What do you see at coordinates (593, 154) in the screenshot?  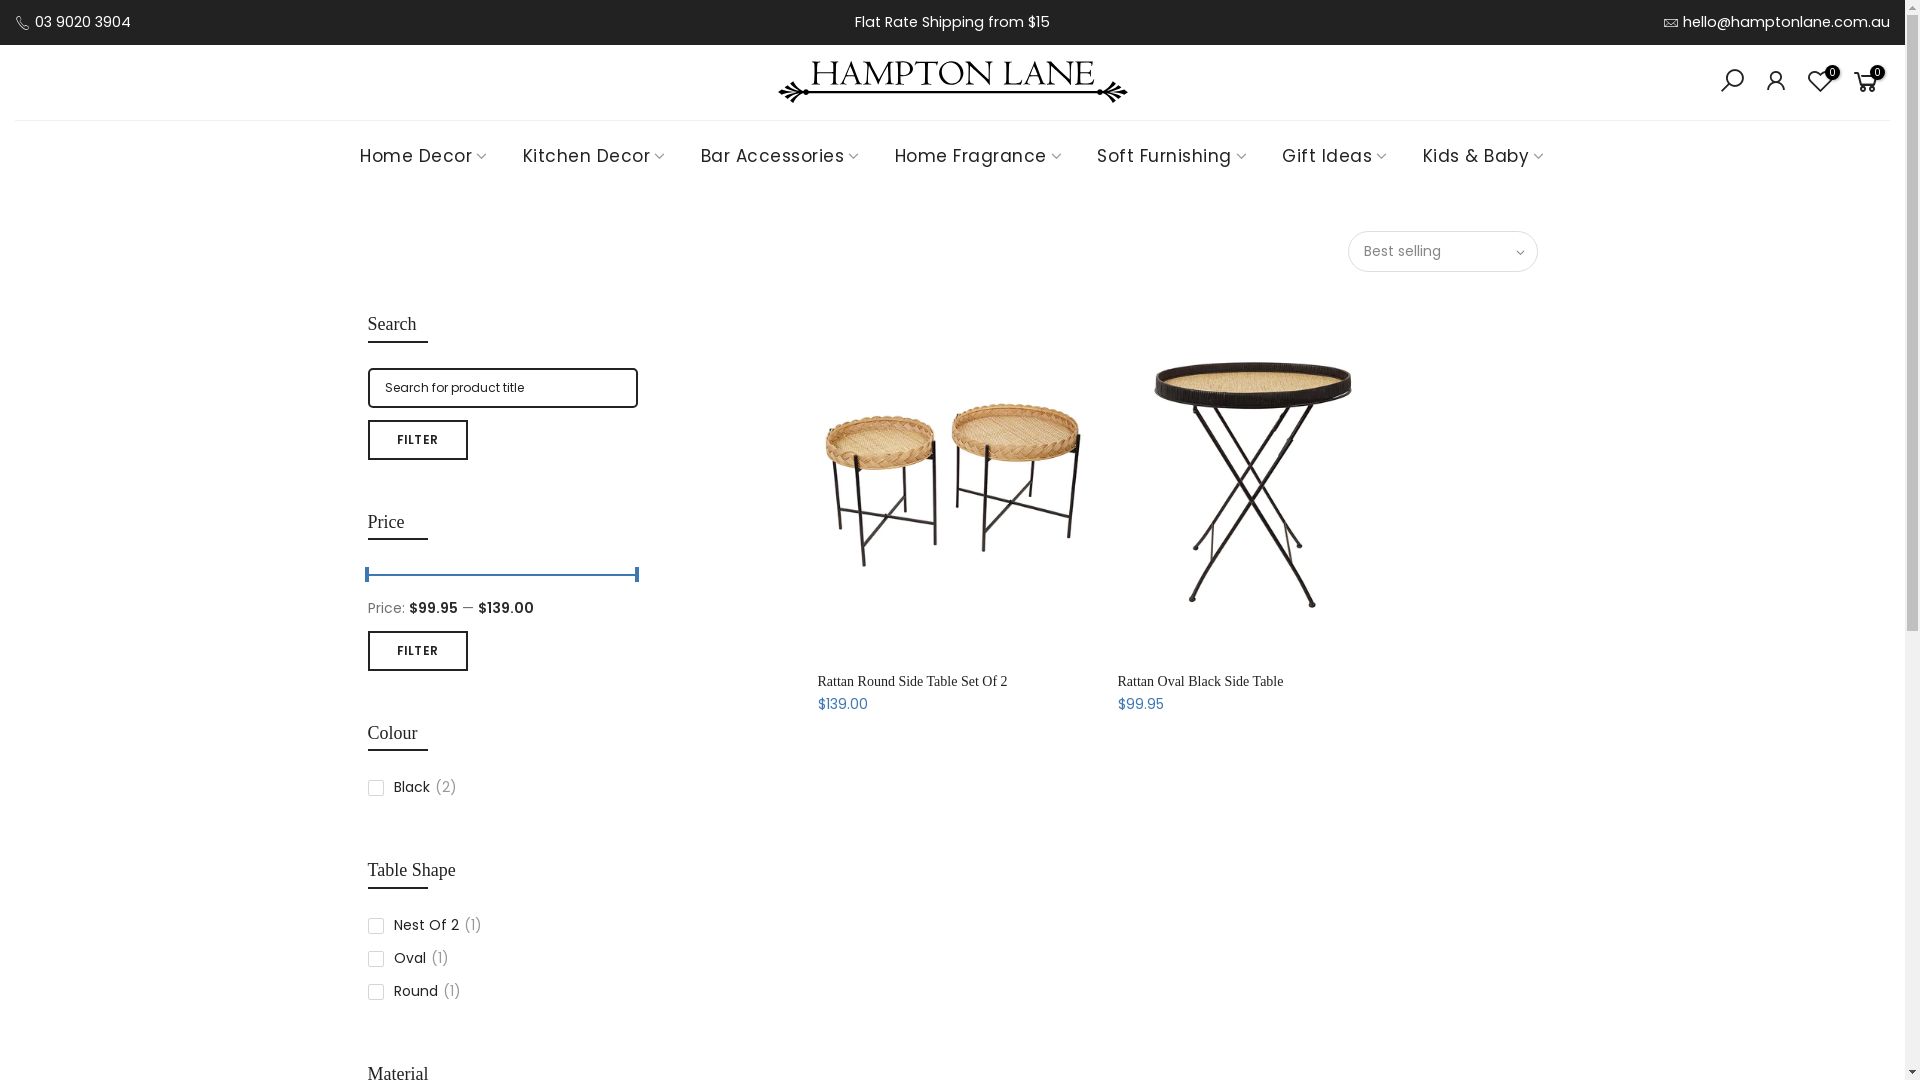 I see `'Kitchen Decor'` at bounding box center [593, 154].